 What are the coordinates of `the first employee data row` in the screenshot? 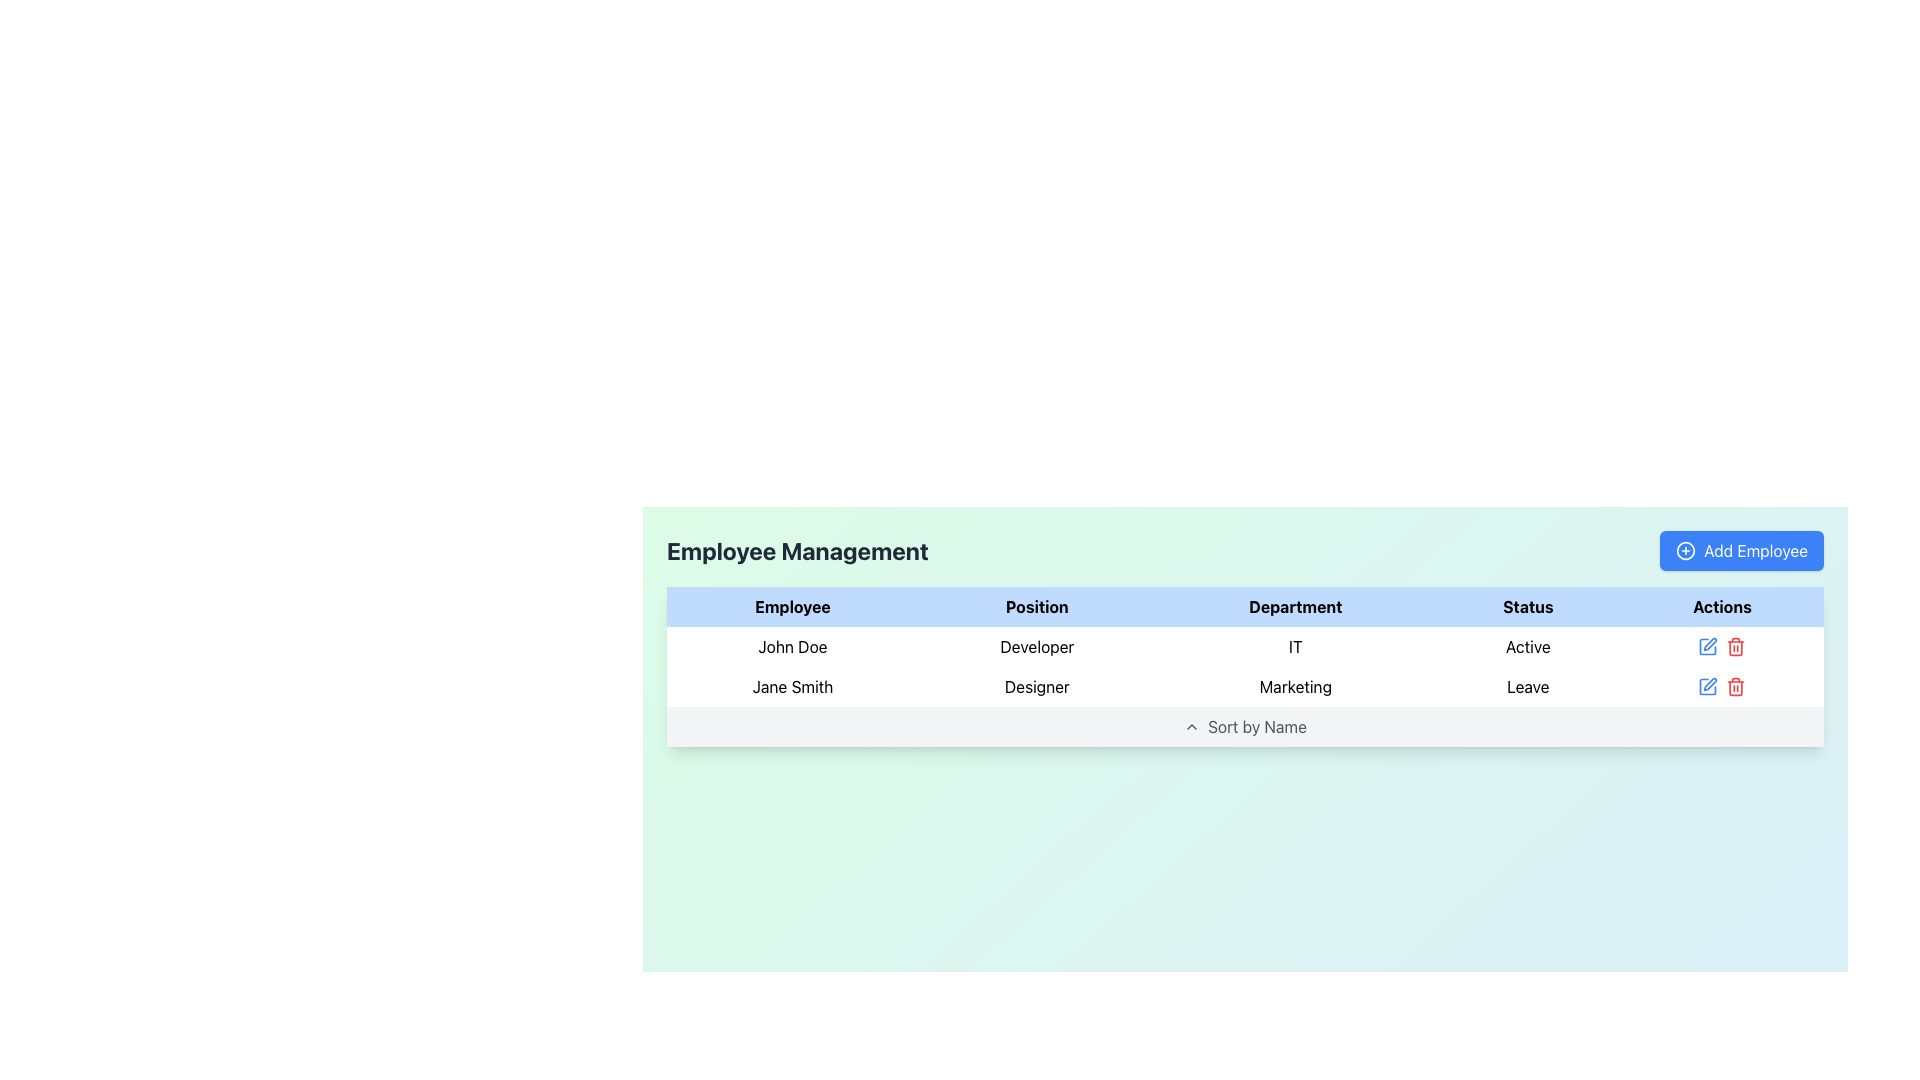 It's located at (1244, 647).